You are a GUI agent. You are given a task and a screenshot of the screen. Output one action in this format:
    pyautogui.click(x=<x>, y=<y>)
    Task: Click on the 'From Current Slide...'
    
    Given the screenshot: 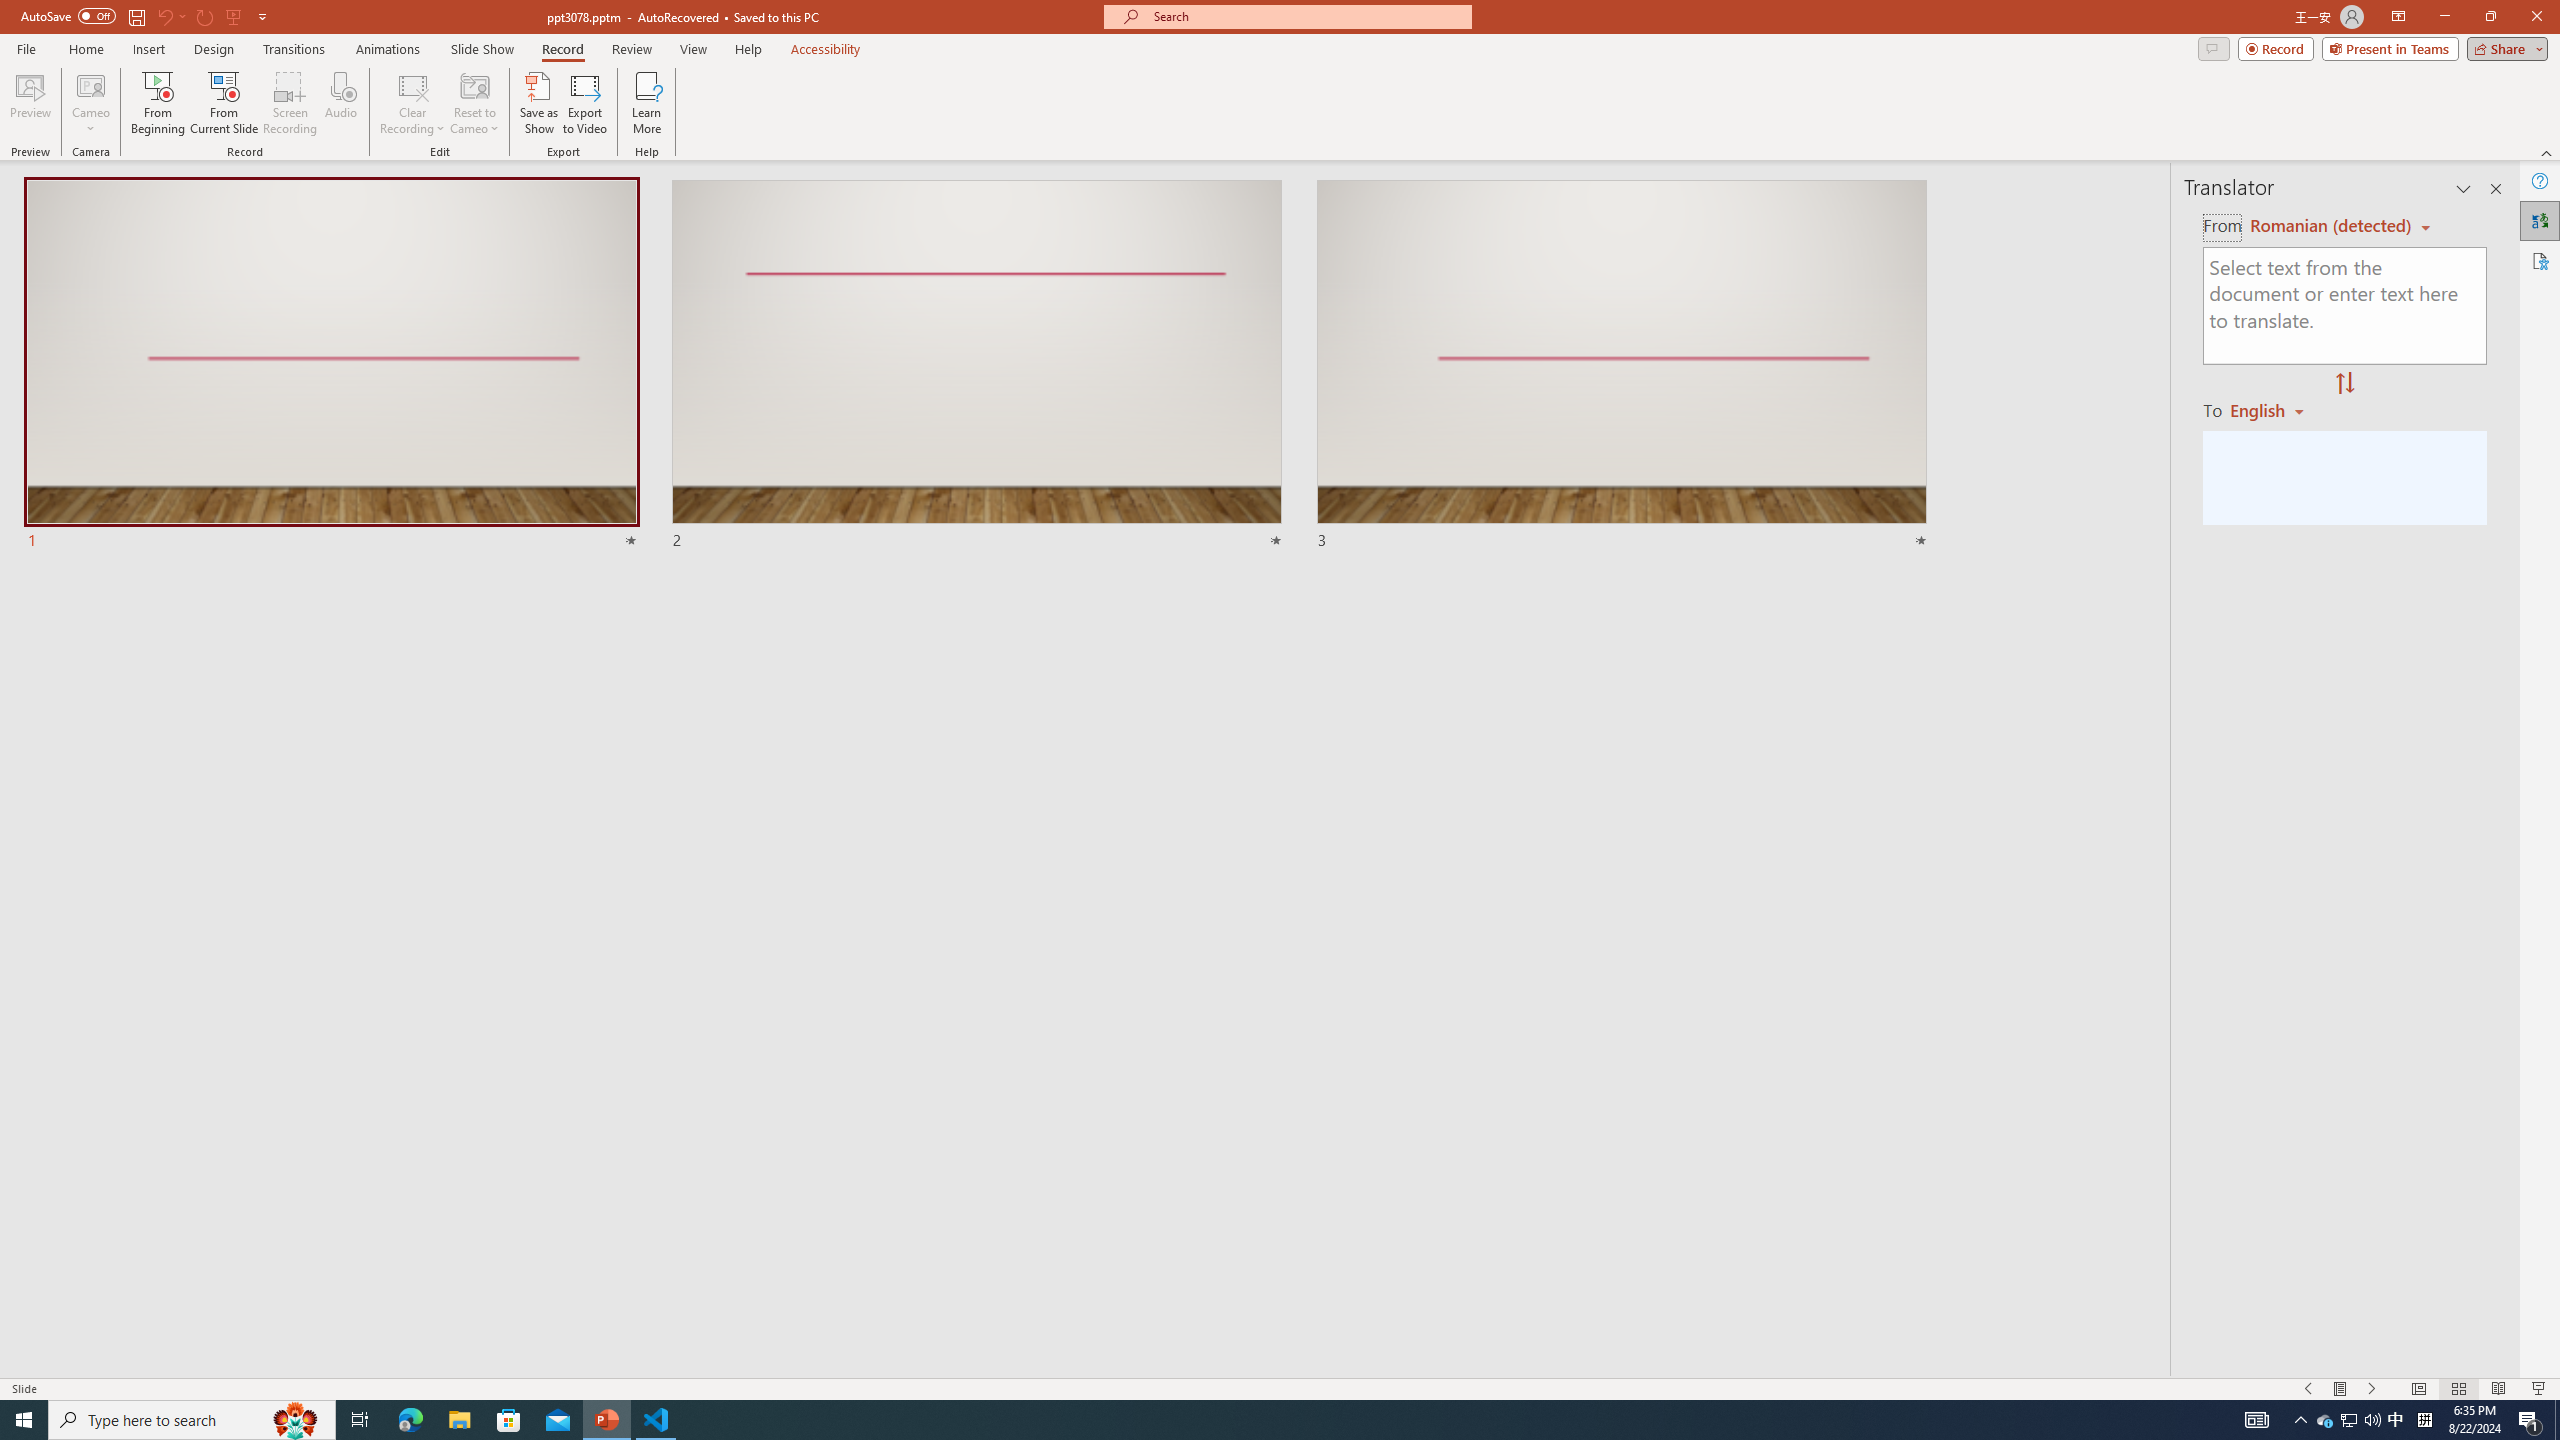 What is the action you would take?
    pyautogui.click(x=224, y=103)
    